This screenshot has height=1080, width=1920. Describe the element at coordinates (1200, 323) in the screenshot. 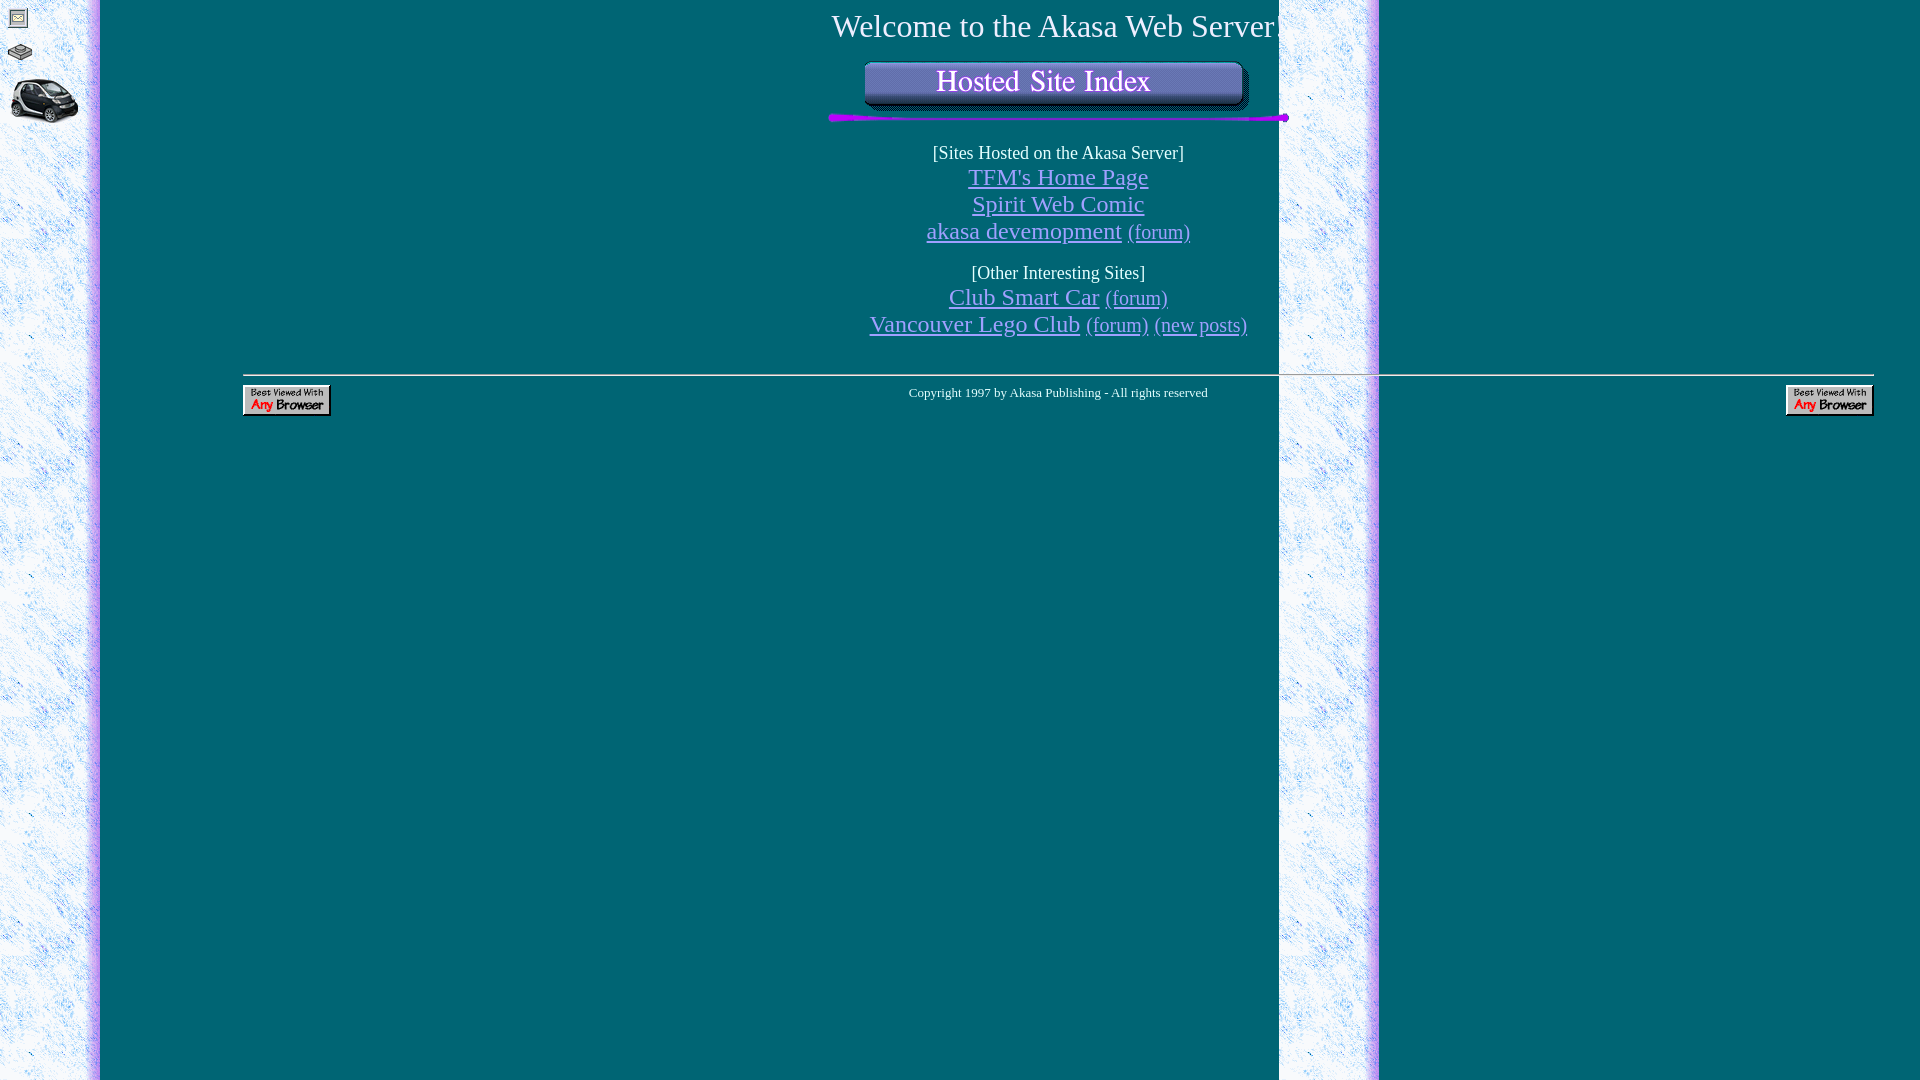

I see `'(new posts)'` at that location.